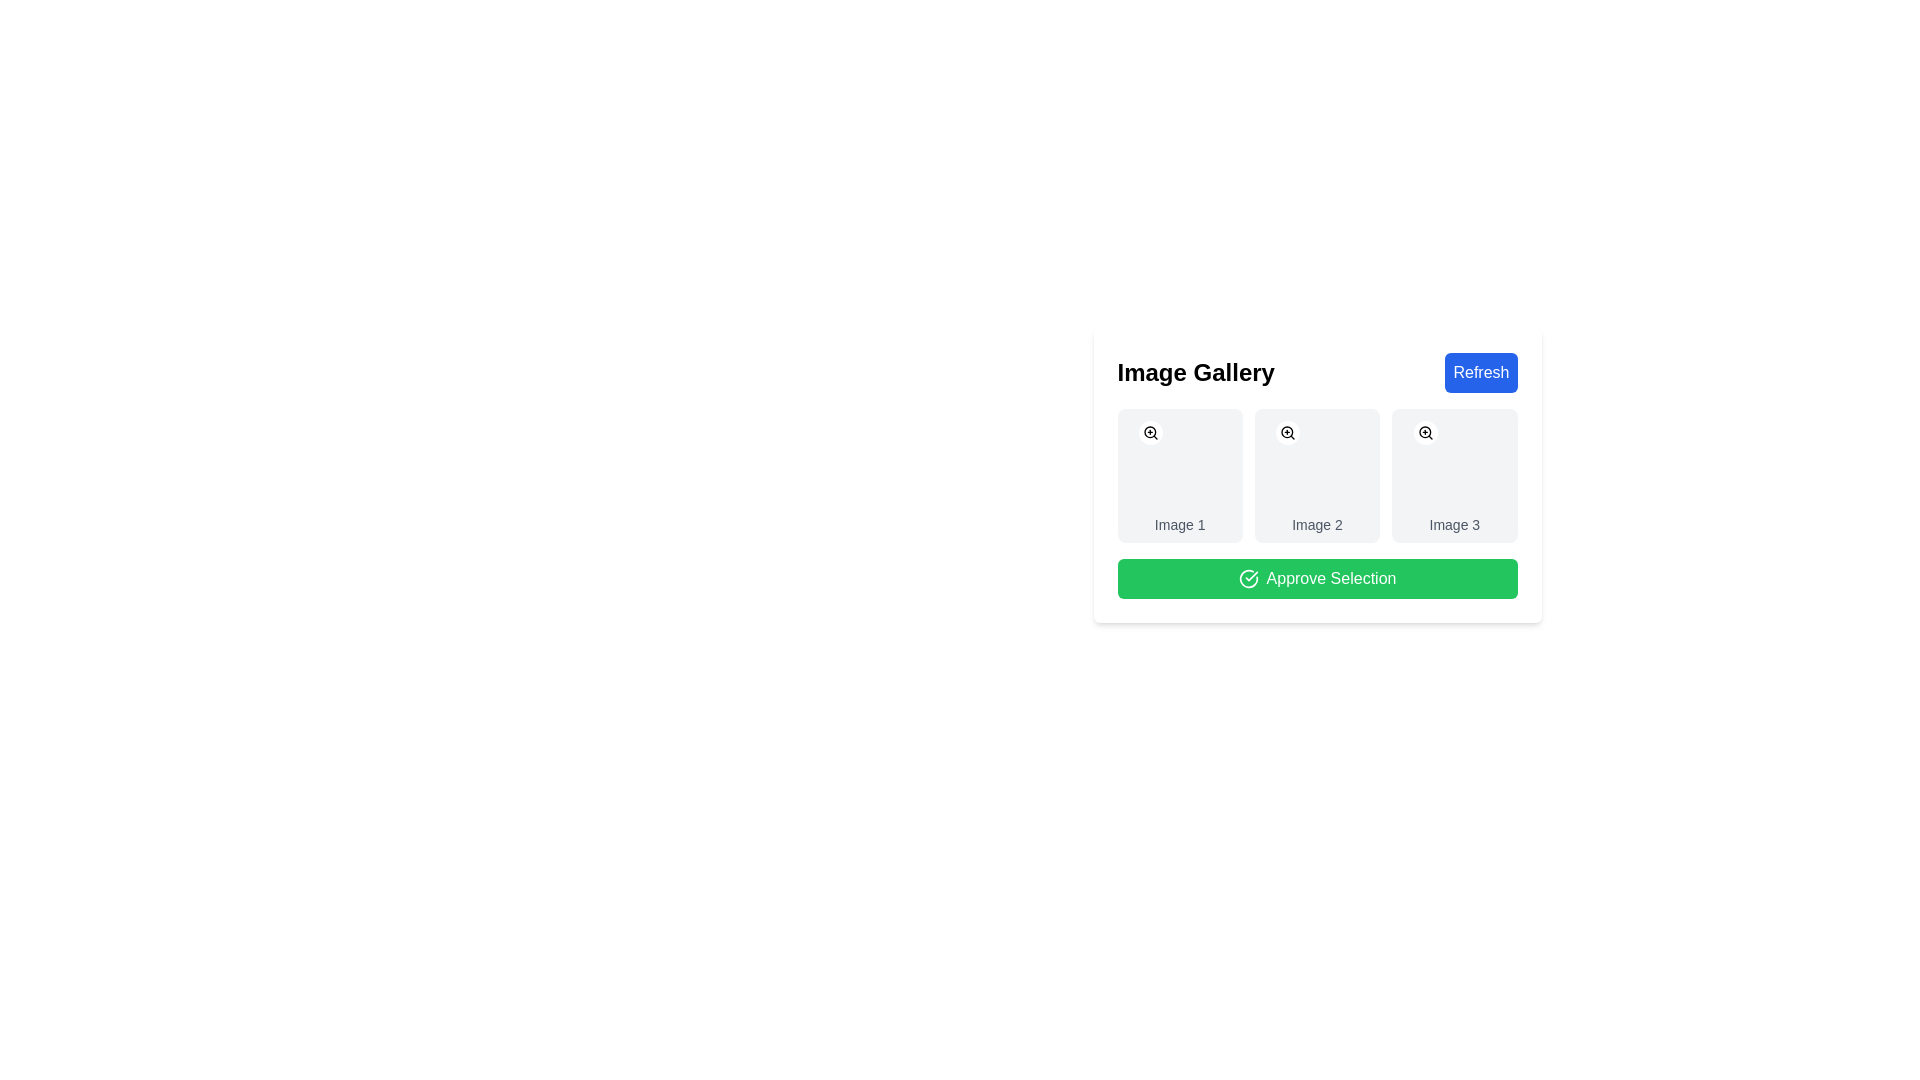  I want to click on the magnifying glass icon with a plus sign, which is located in a circular button at the top-left corner of the first image in the image gallery, so click(1288, 431).